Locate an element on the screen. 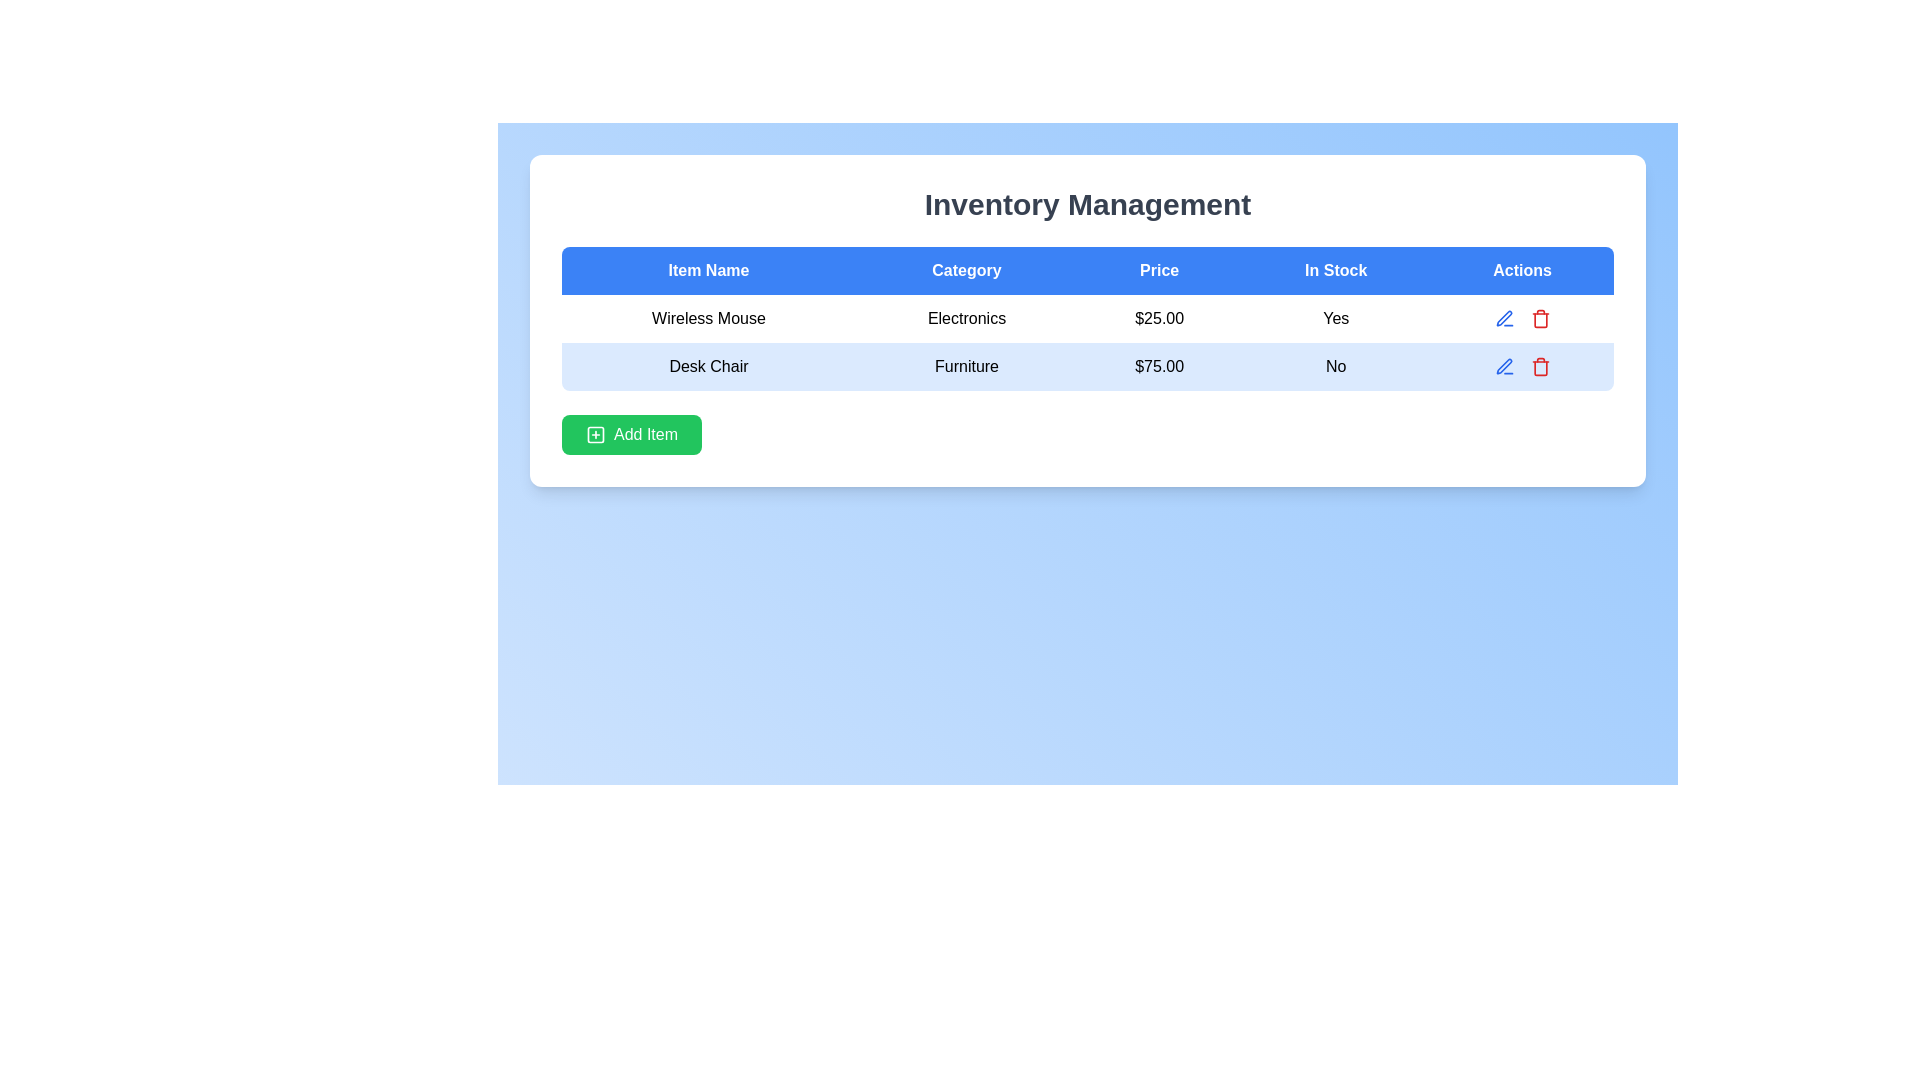 The width and height of the screenshot is (1920, 1080). the table header cell that indicates stock availability, located between the 'Price' and 'Actions' headers is located at coordinates (1336, 270).